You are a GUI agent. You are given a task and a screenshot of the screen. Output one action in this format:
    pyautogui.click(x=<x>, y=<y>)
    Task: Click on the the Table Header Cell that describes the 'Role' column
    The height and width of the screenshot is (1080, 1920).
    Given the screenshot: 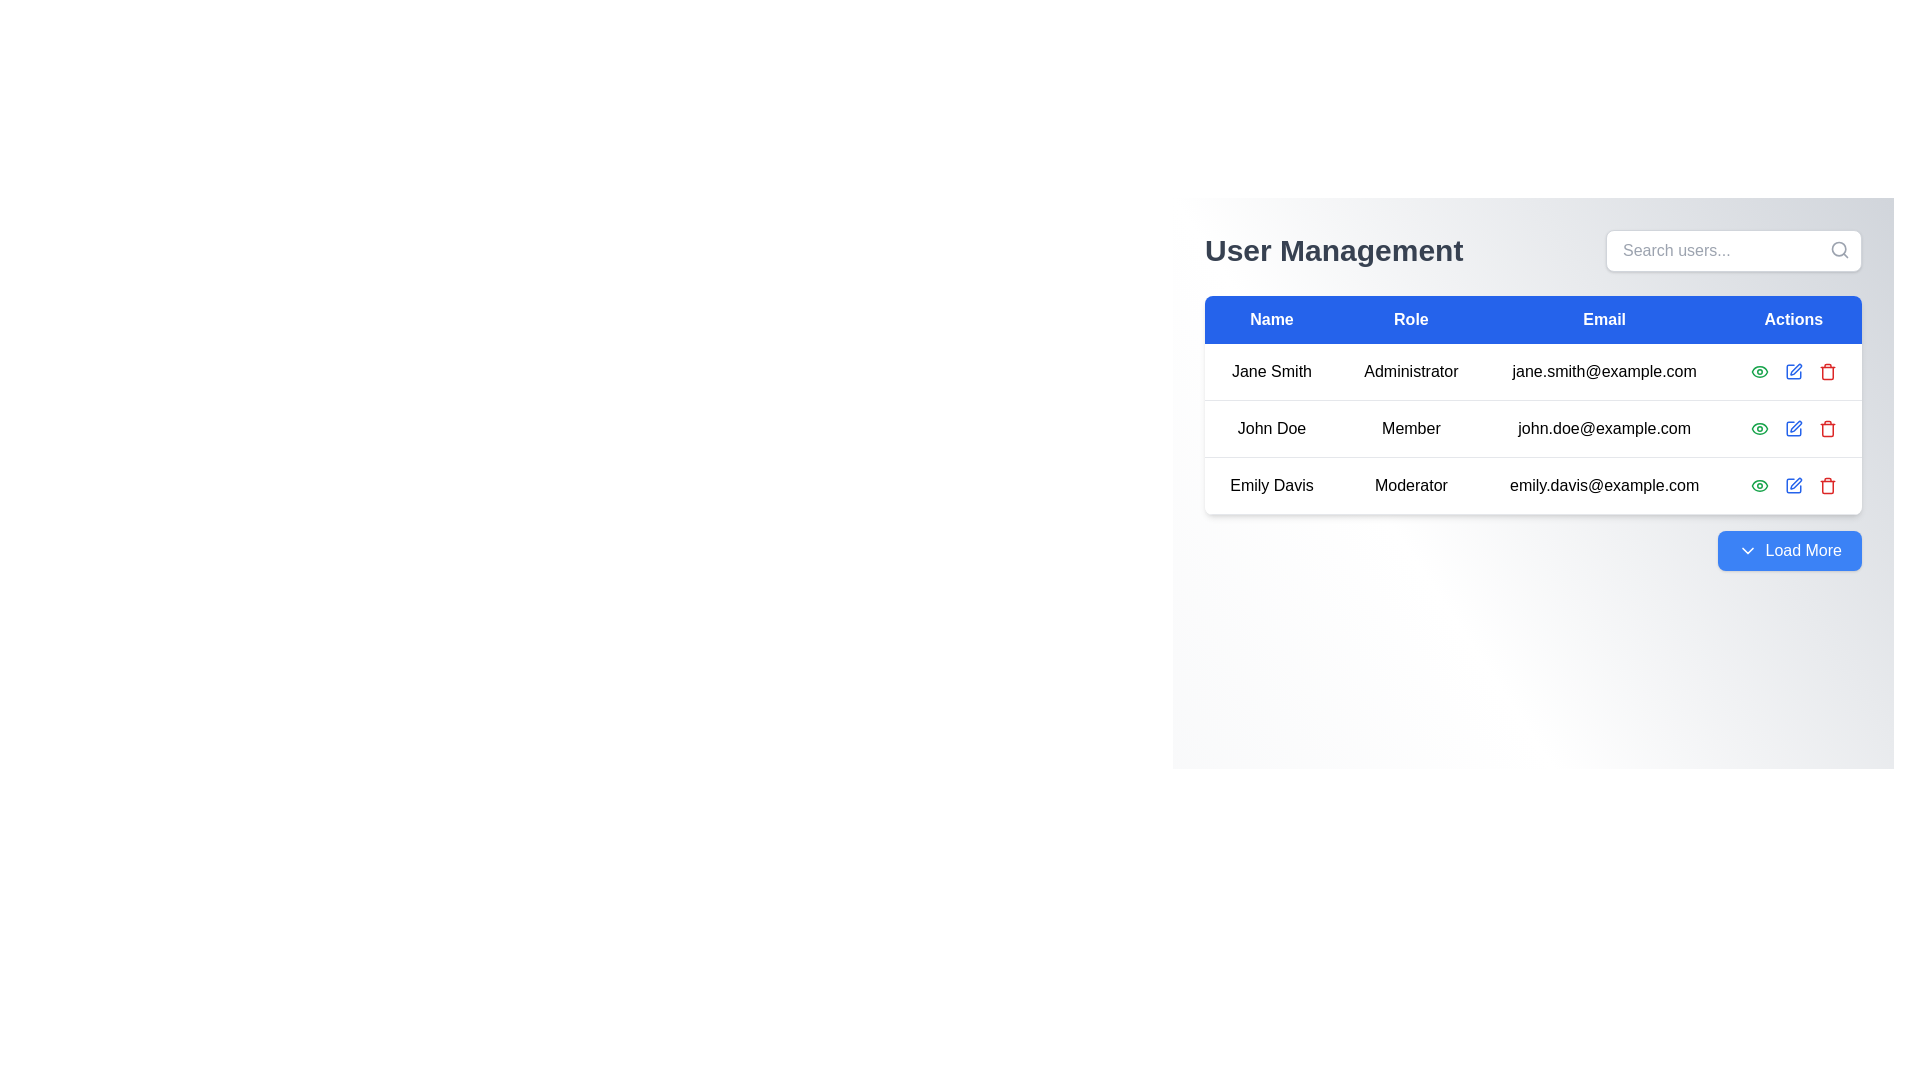 What is the action you would take?
    pyautogui.click(x=1410, y=319)
    